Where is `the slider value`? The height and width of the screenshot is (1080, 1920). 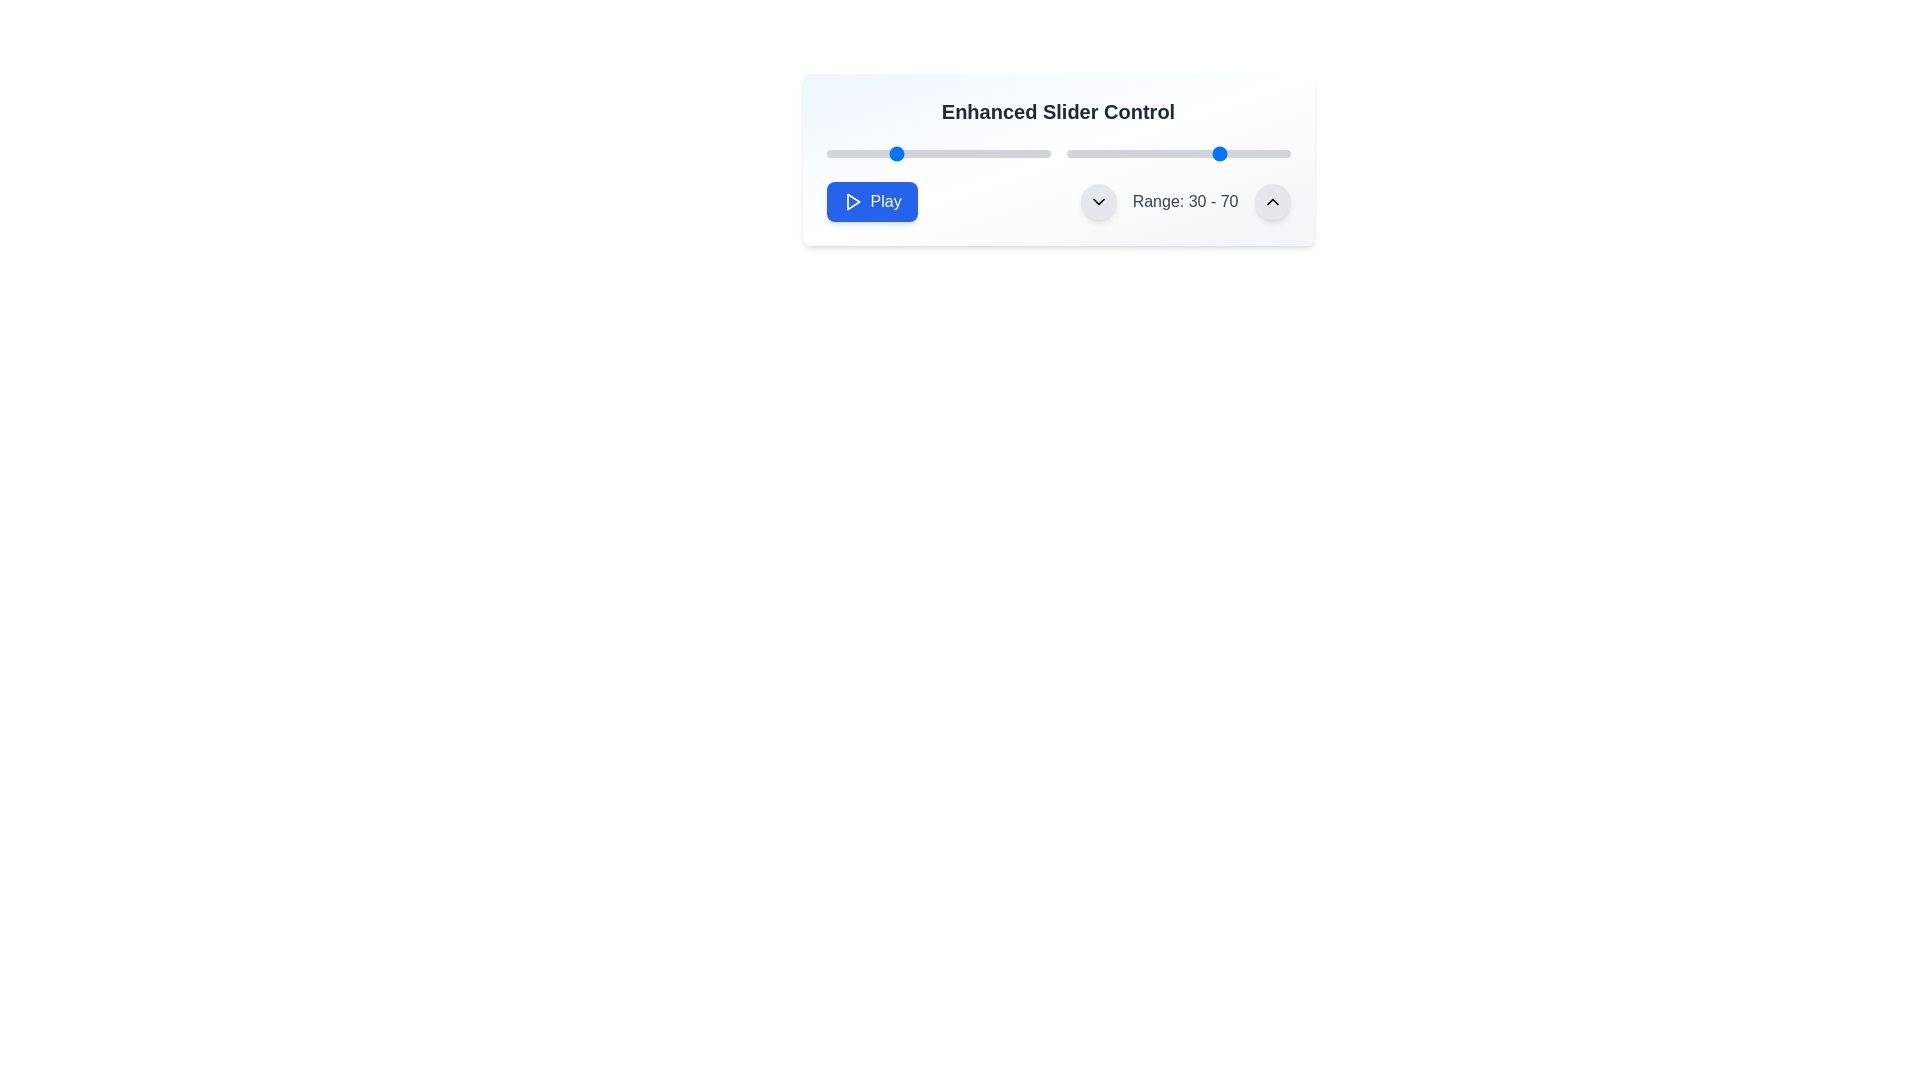 the slider value is located at coordinates (1200, 153).